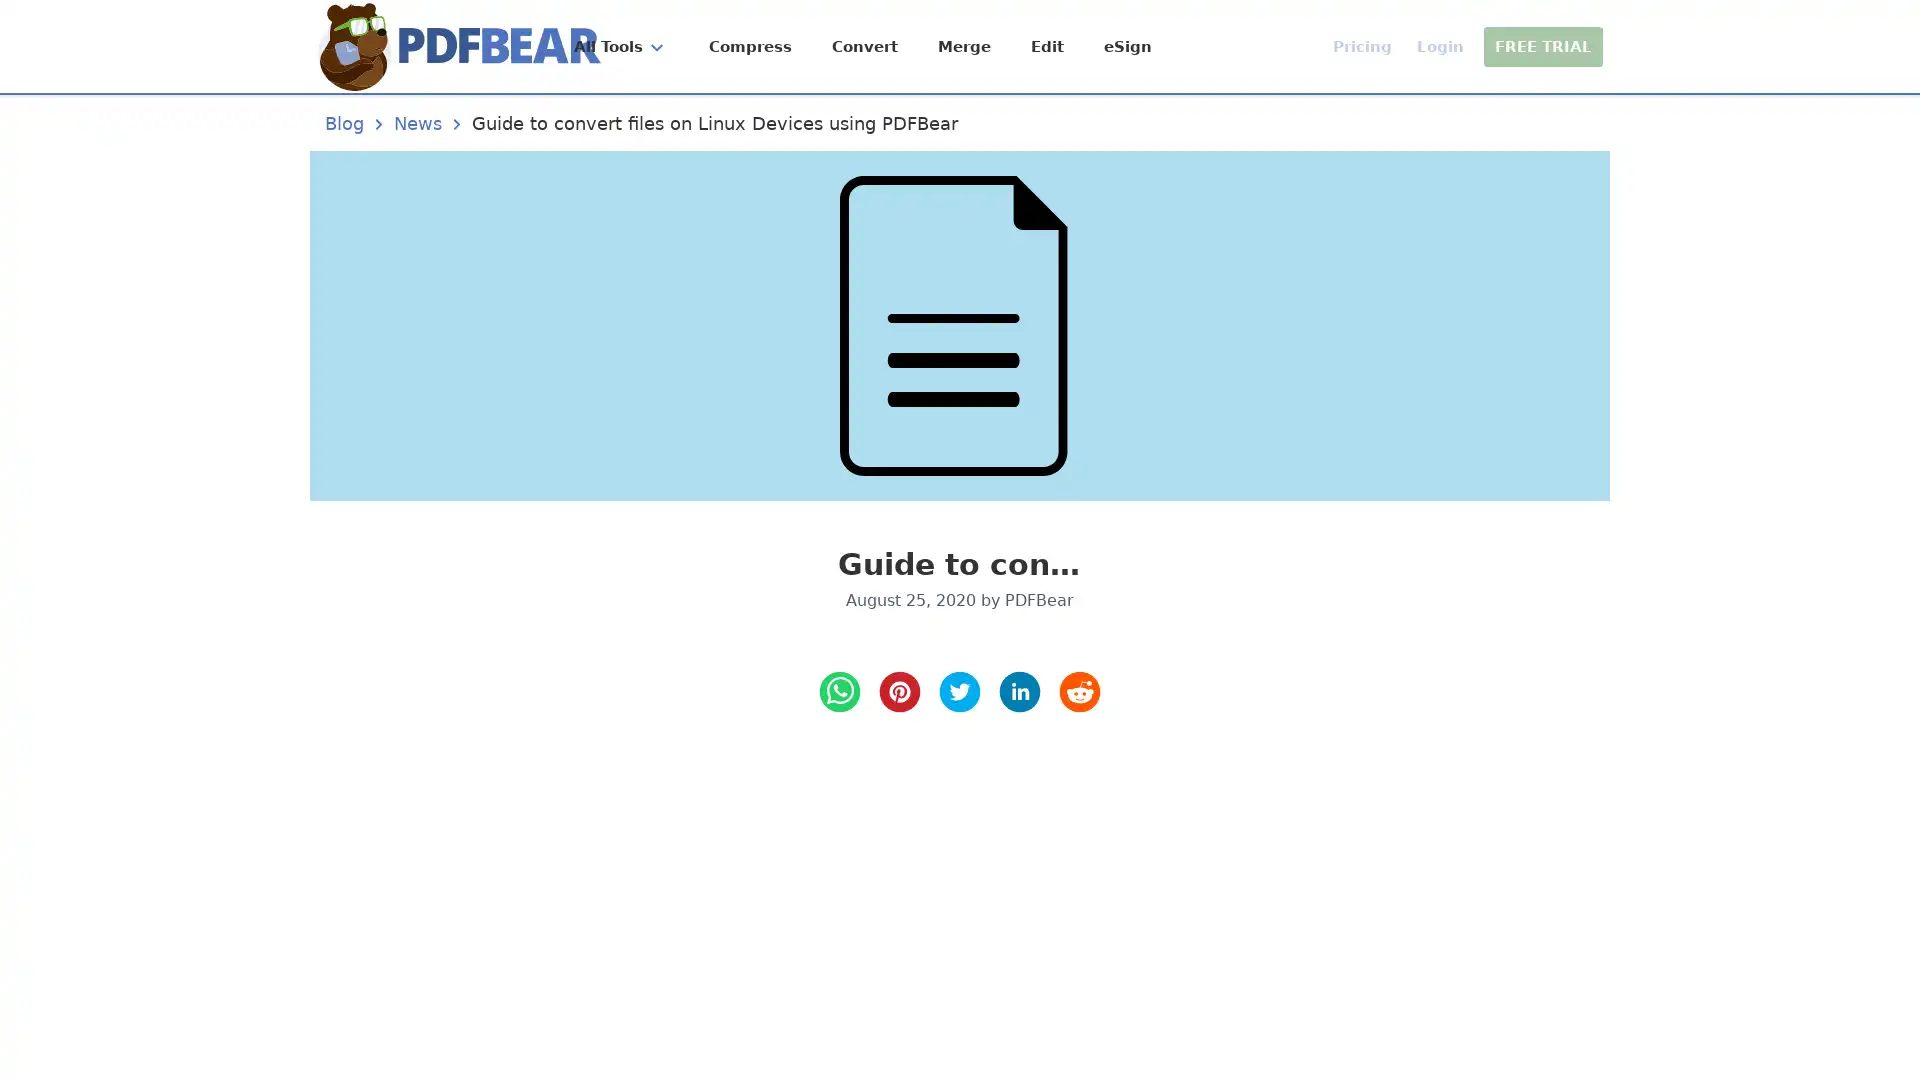 This screenshot has height=1080, width=1920. What do you see at coordinates (416, 123) in the screenshot?
I see `News` at bounding box center [416, 123].